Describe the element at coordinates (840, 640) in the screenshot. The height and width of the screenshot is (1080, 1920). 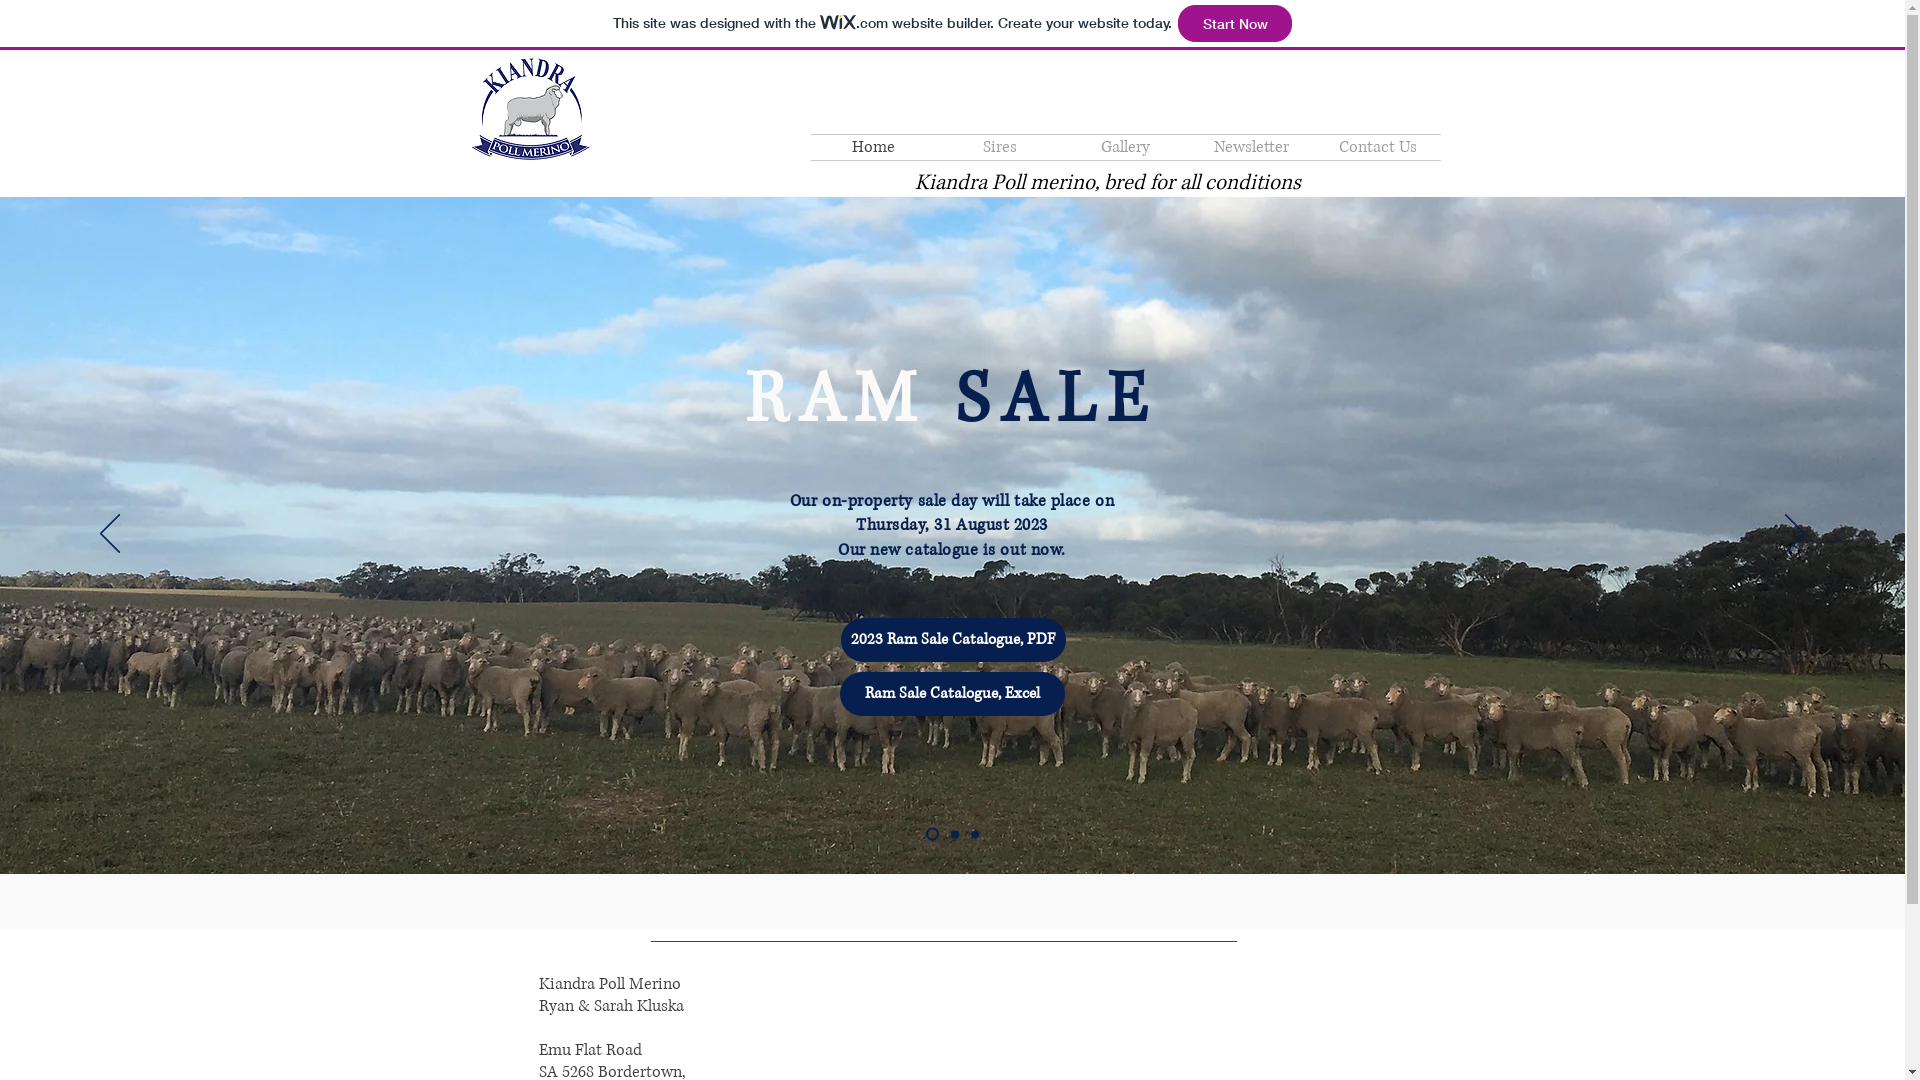
I see `'2023 Ram Sale Catalogue, PDF'` at that location.